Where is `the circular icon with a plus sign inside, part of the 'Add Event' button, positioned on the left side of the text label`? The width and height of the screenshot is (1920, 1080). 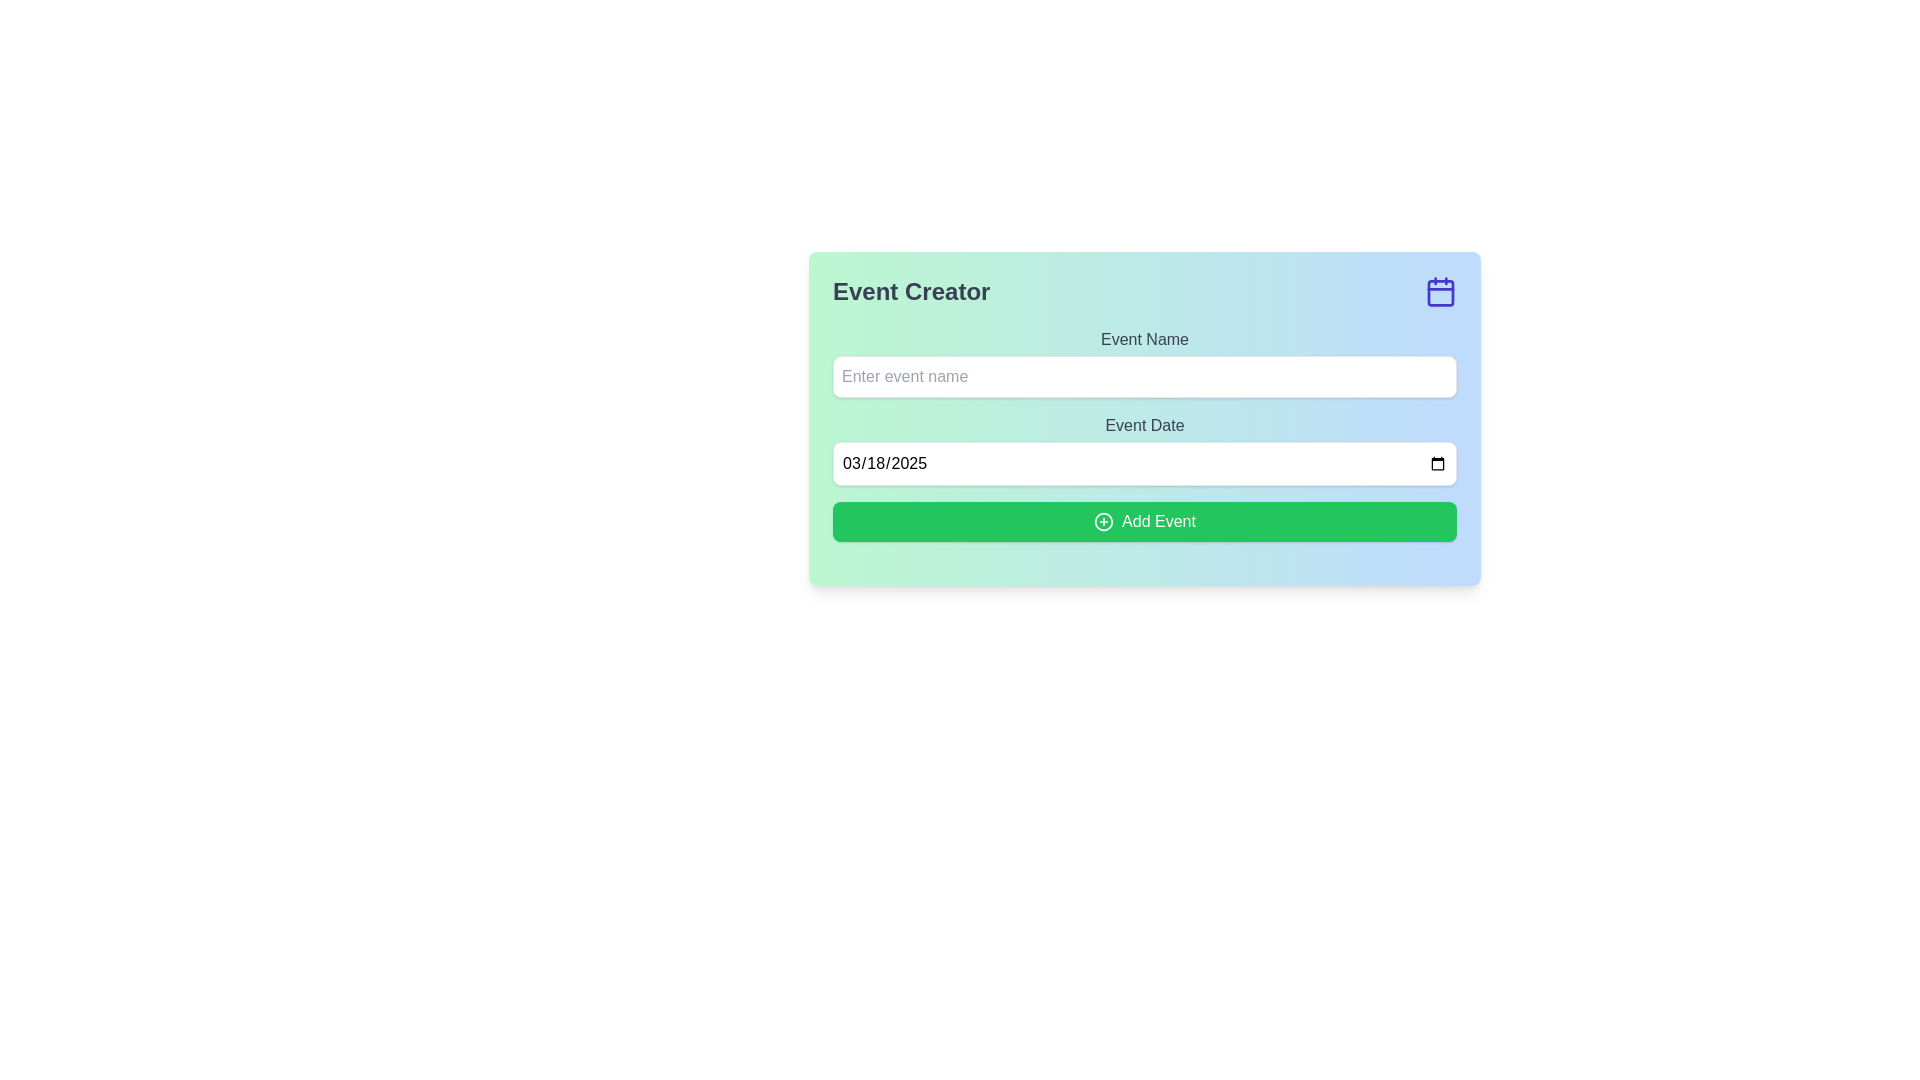
the circular icon with a plus sign inside, part of the 'Add Event' button, positioned on the left side of the text label is located at coordinates (1103, 520).